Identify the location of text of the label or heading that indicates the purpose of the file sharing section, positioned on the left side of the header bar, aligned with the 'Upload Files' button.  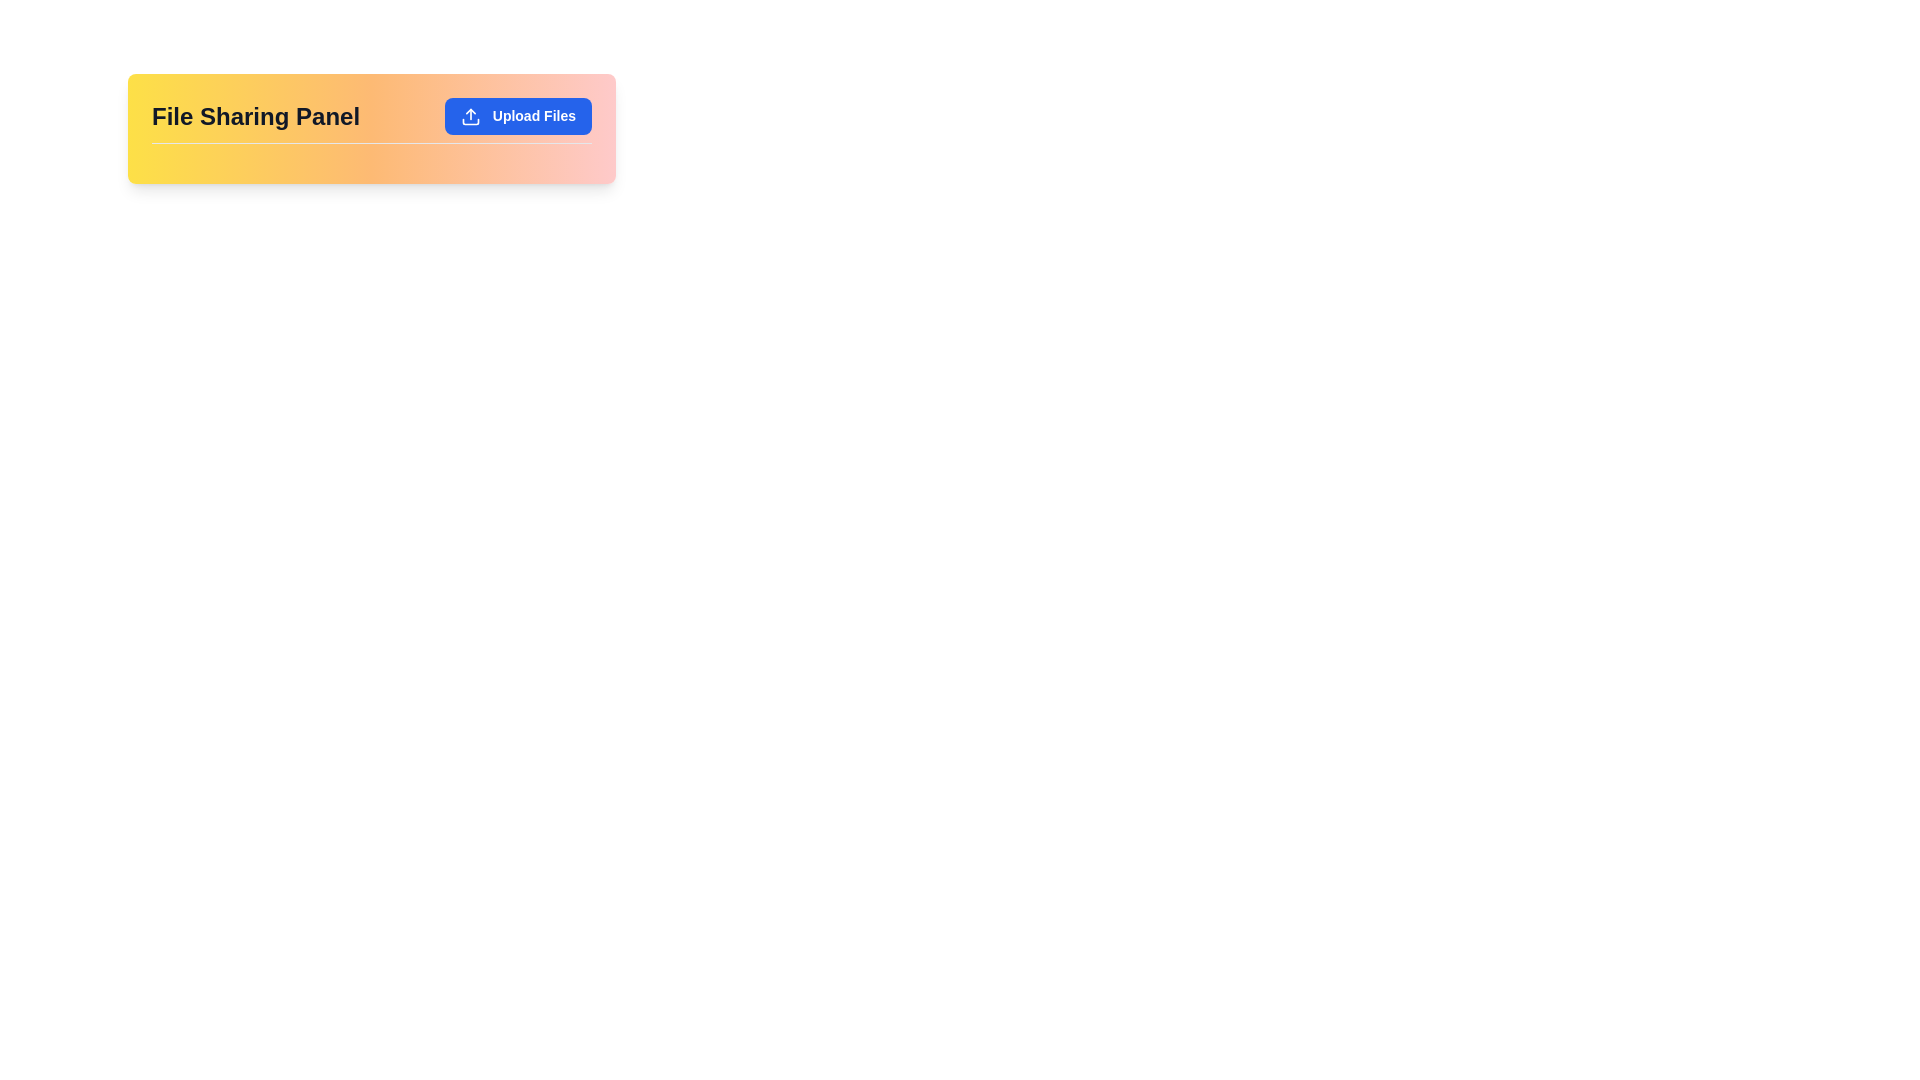
(254, 116).